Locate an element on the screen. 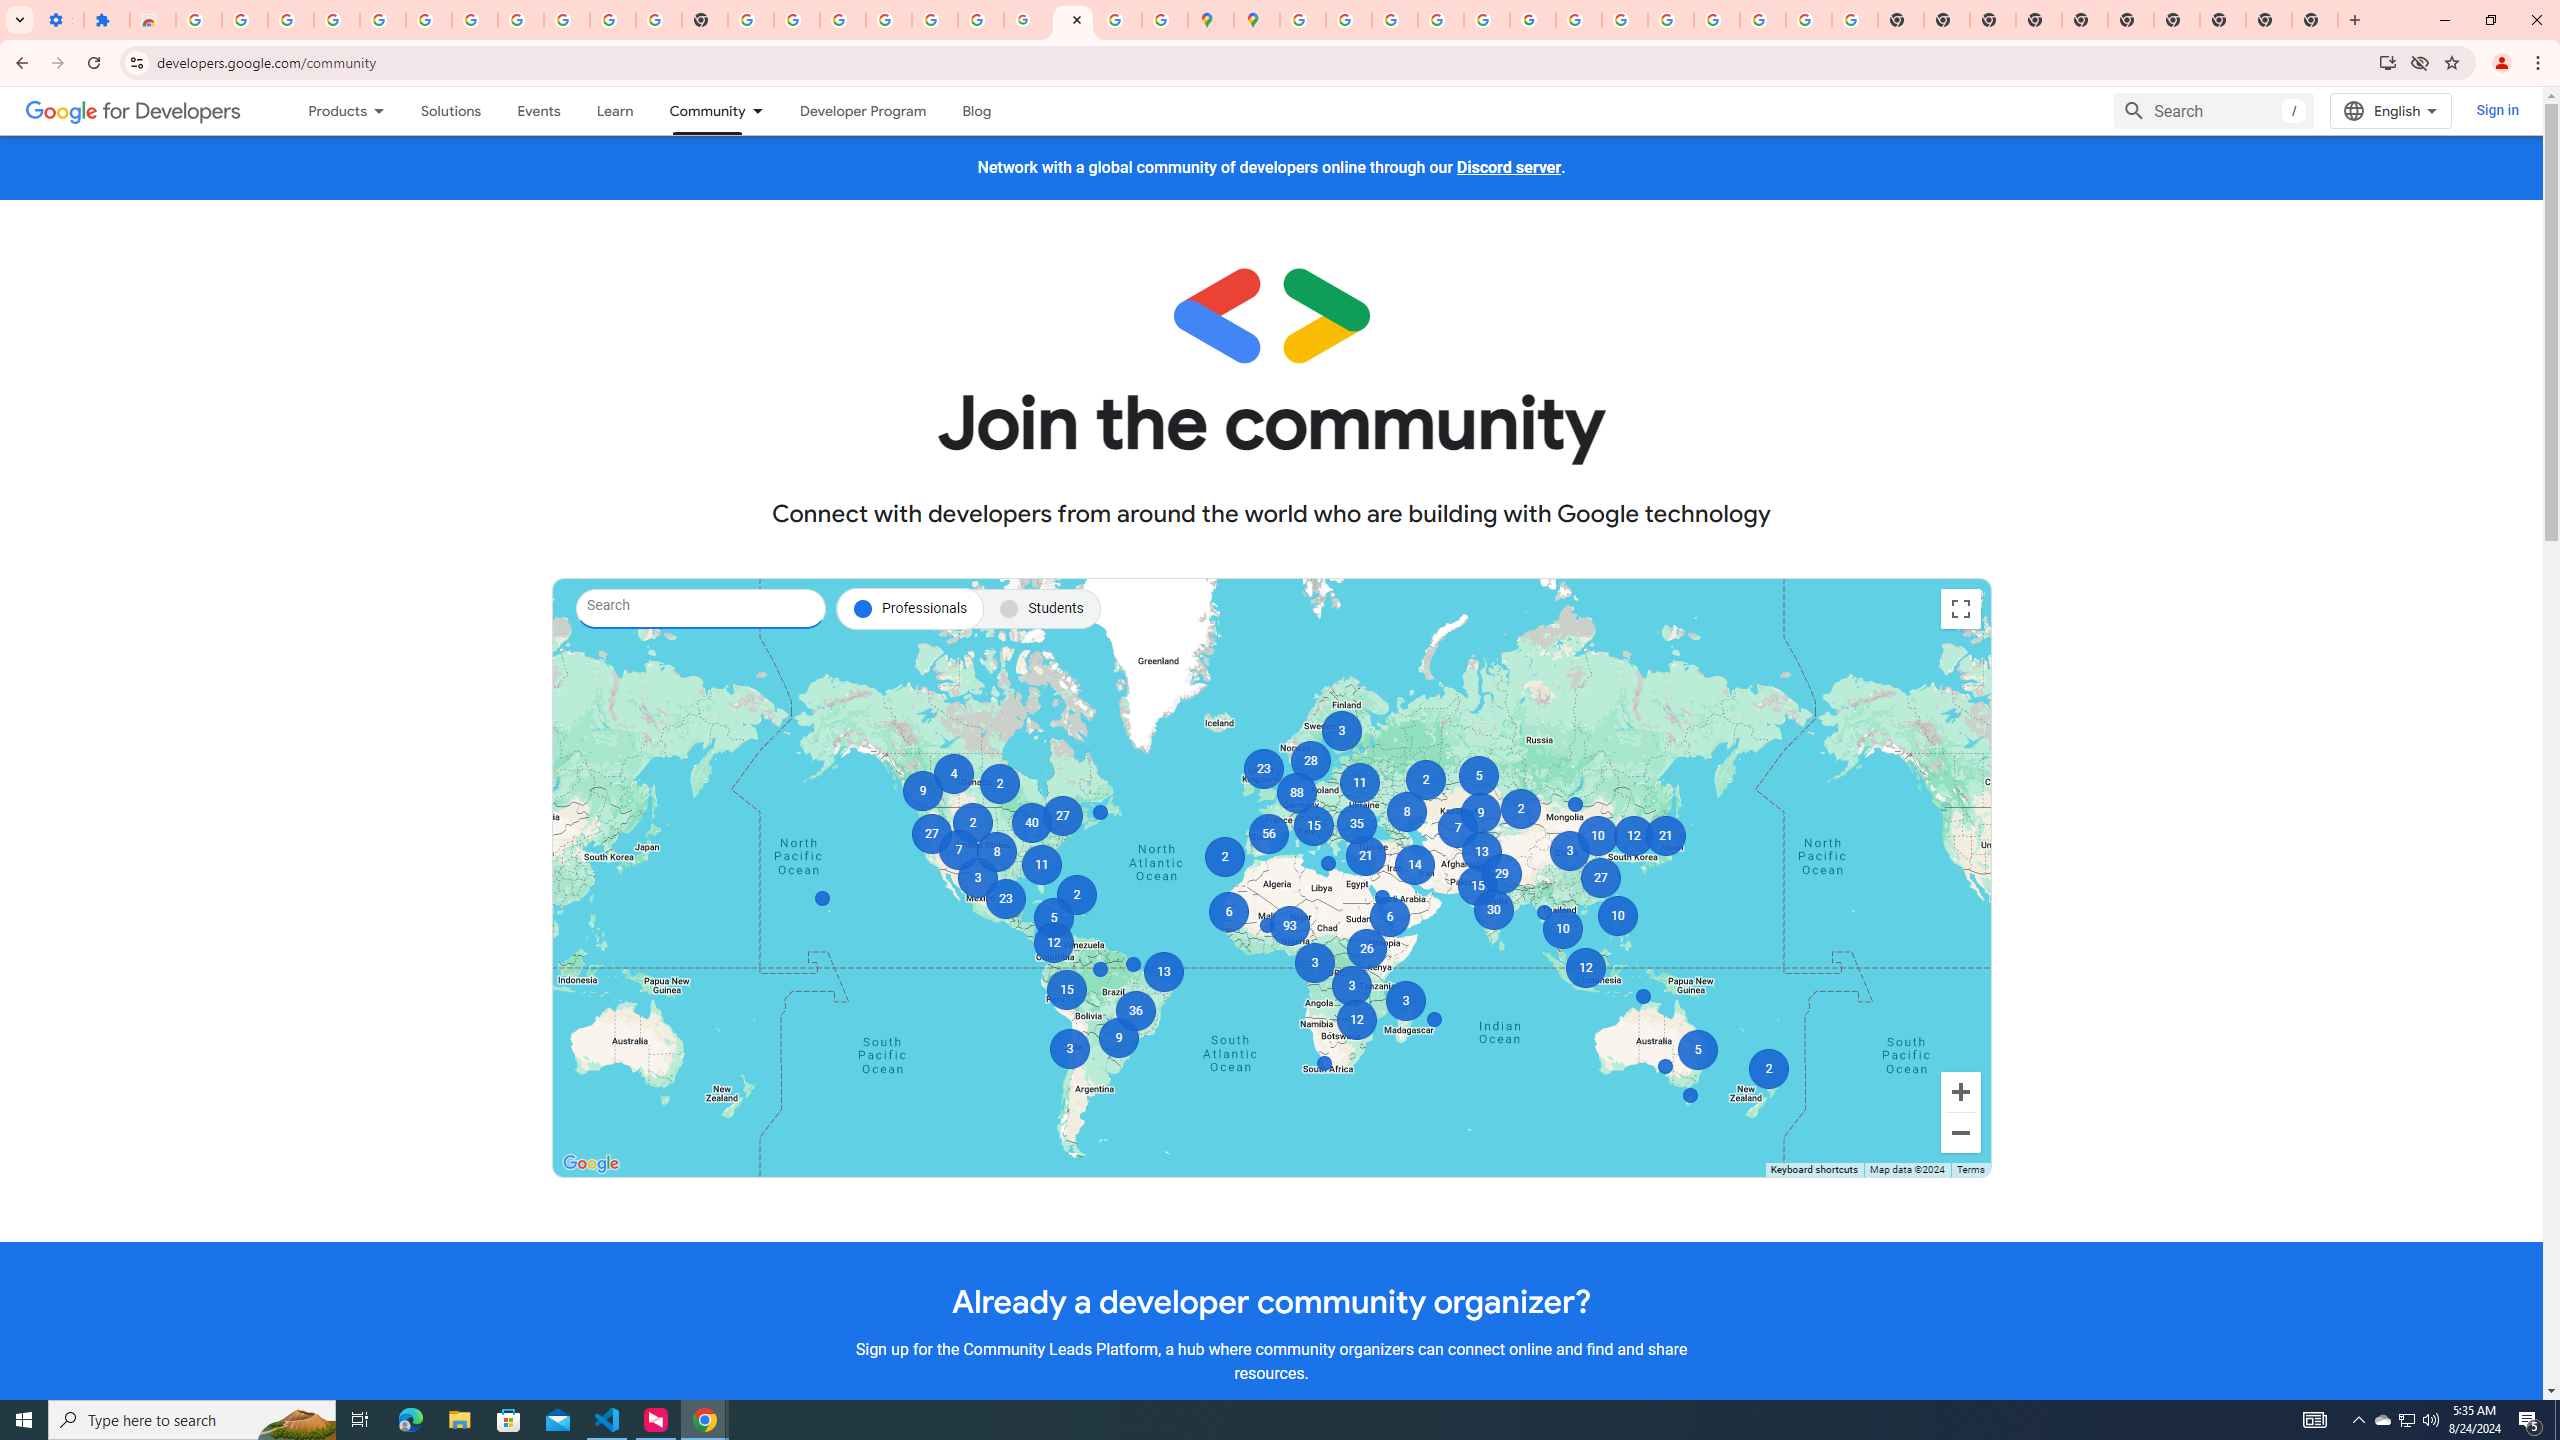  'Extensions' is located at coordinates (105, 19).